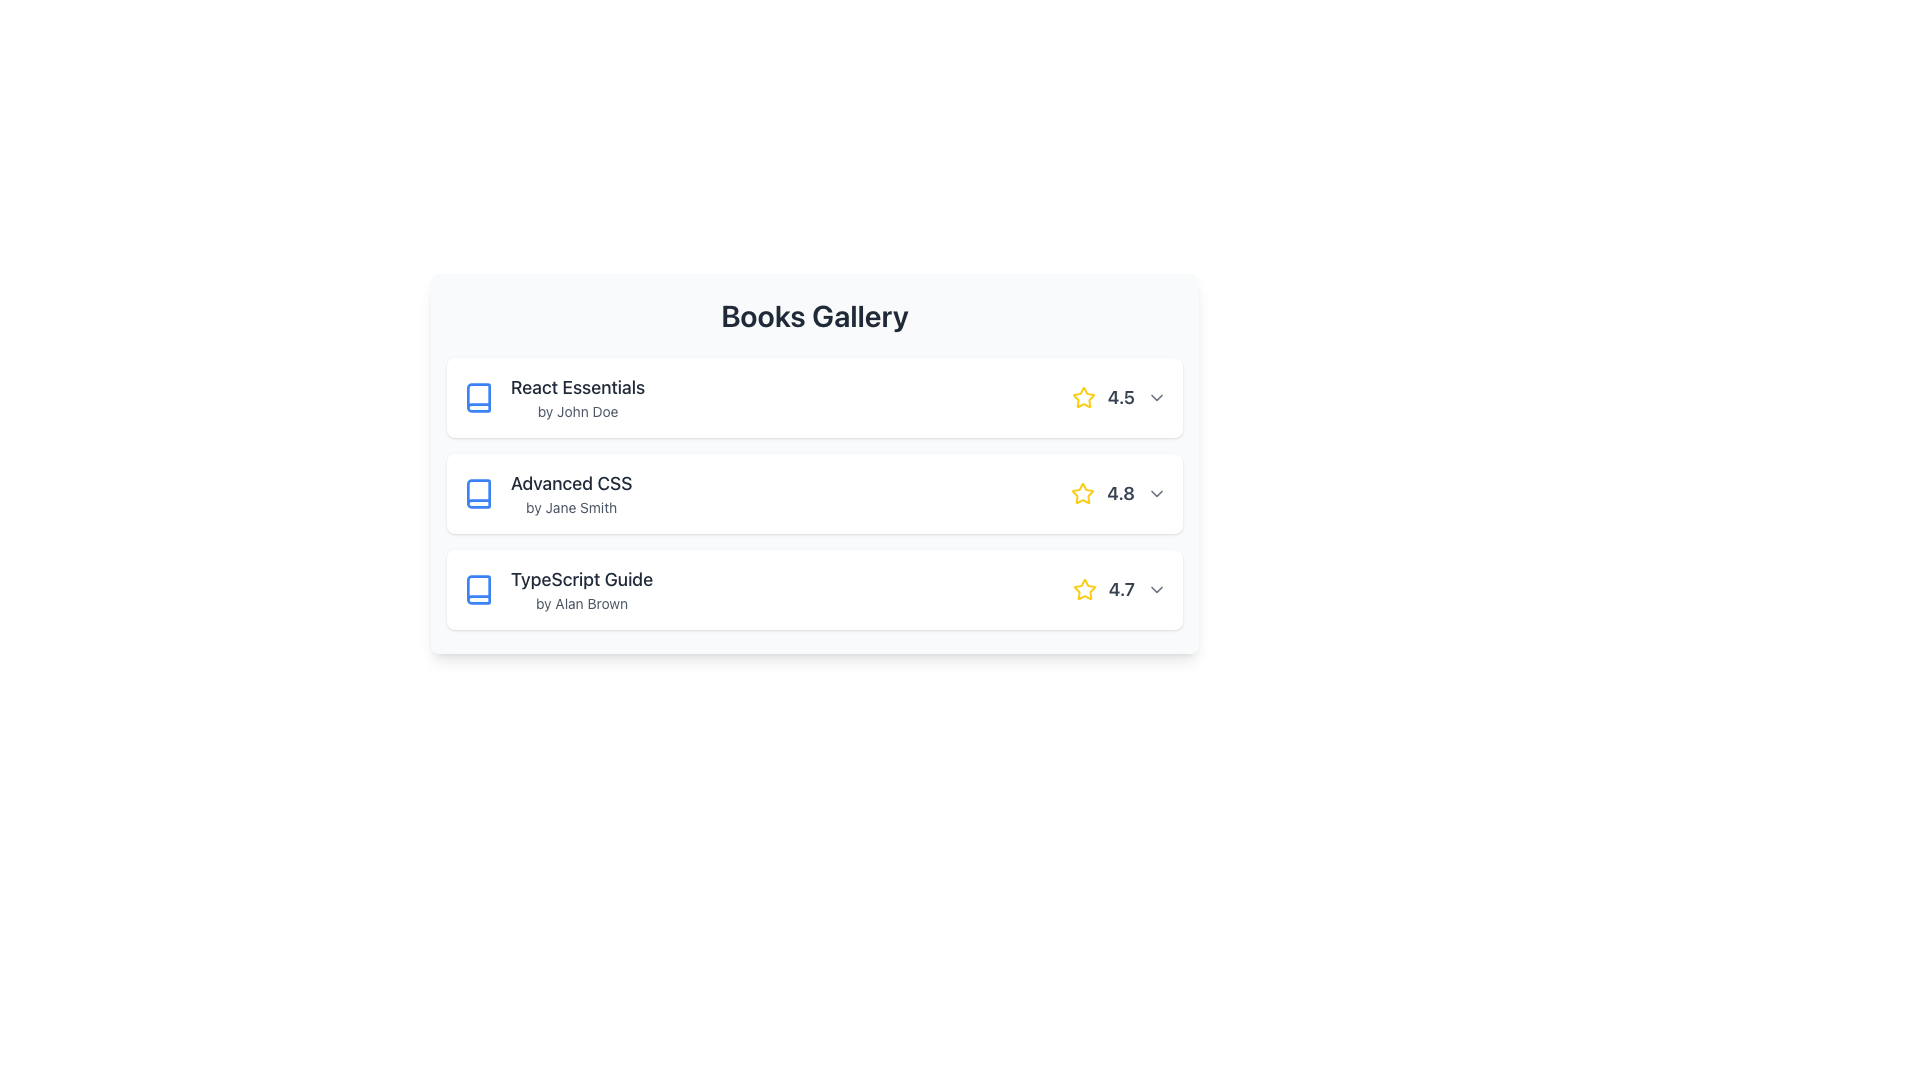 The height and width of the screenshot is (1080, 1920). What do you see at coordinates (581, 589) in the screenshot?
I see `the Text Label displaying the title and author of a book, located in the third row of the book entries list` at bounding box center [581, 589].